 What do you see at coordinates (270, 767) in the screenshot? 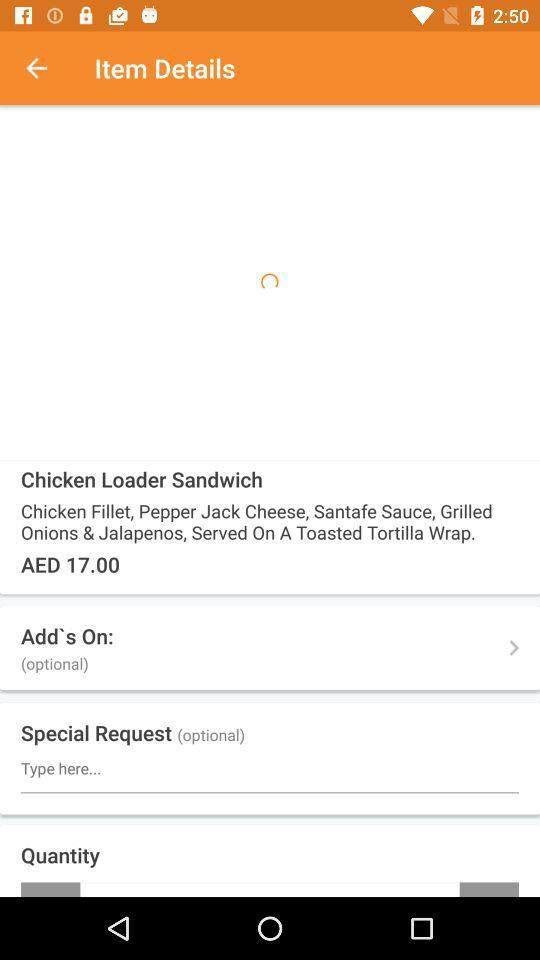
I see `the type here field of special request` at bounding box center [270, 767].